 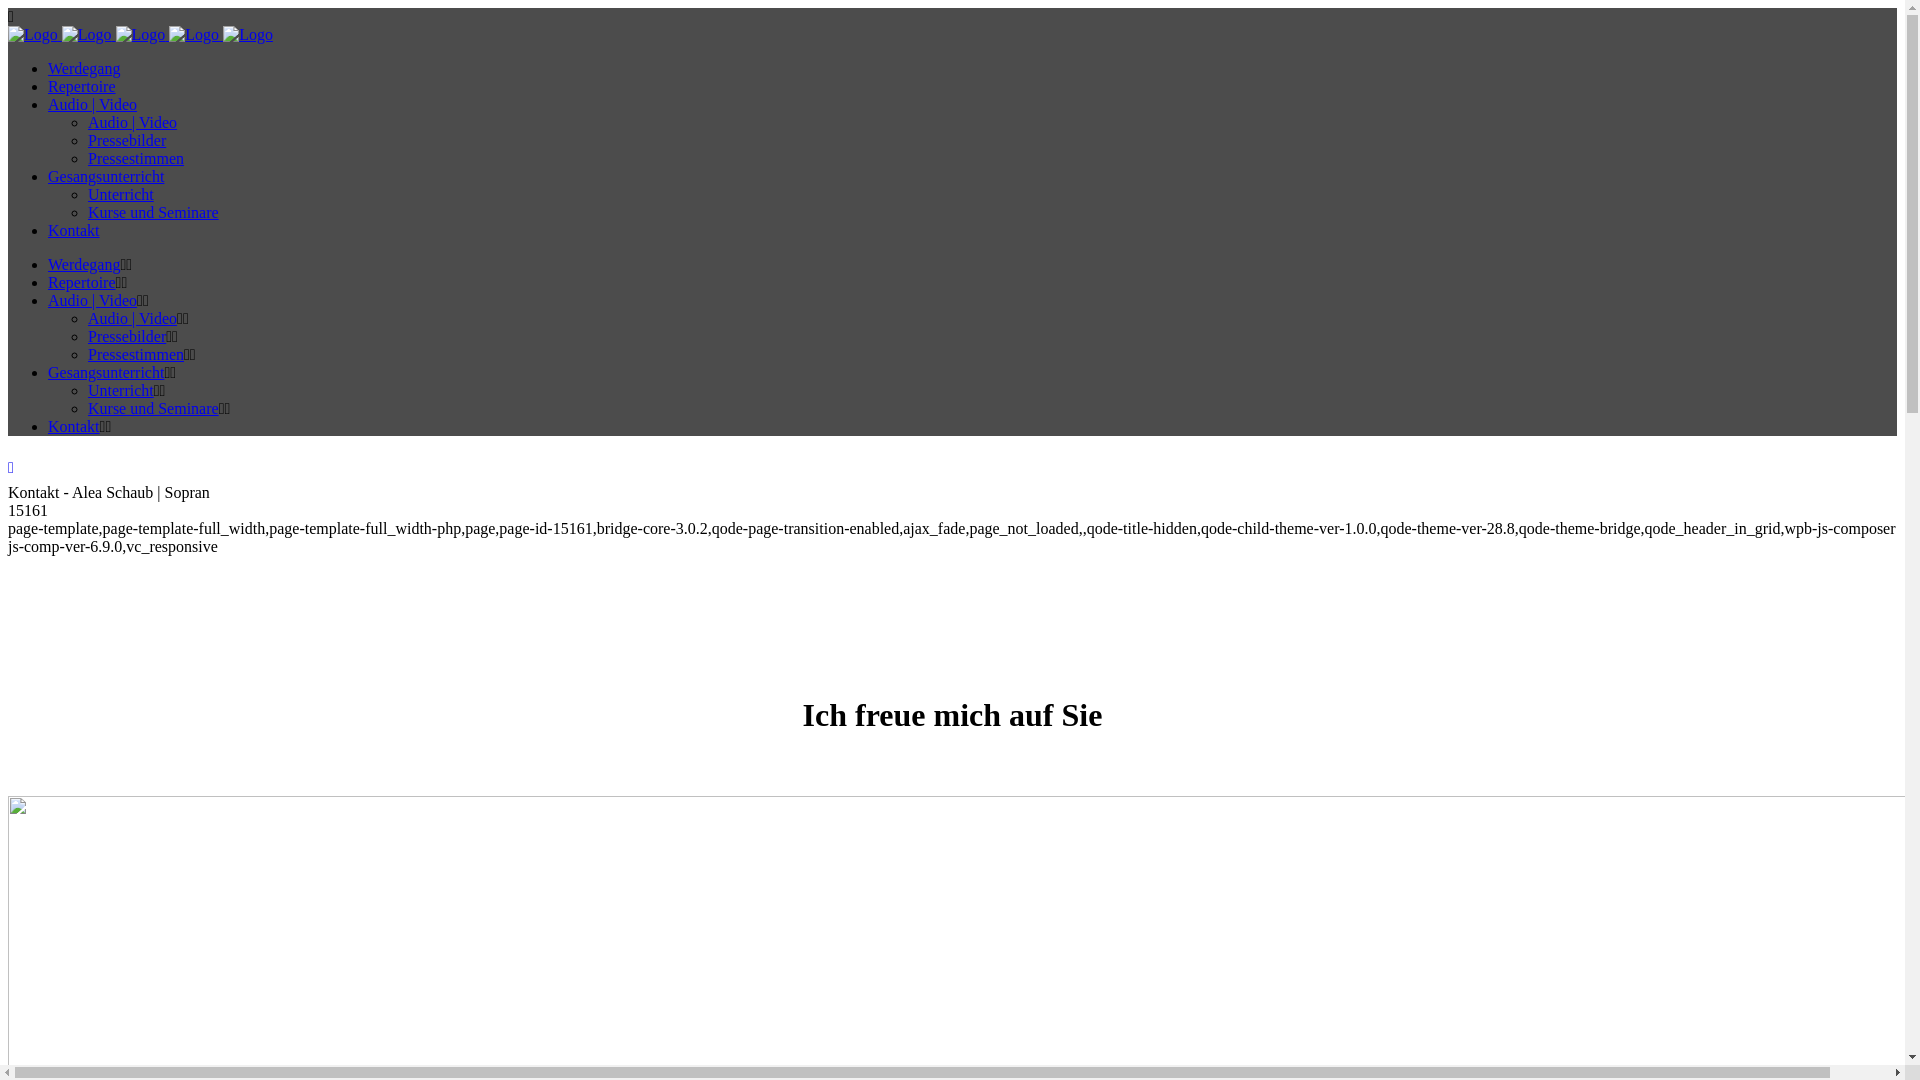 What do you see at coordinates (131, 317) in the screenshot?
I see `'Audio | Video'` at bounding box center [131, 317].